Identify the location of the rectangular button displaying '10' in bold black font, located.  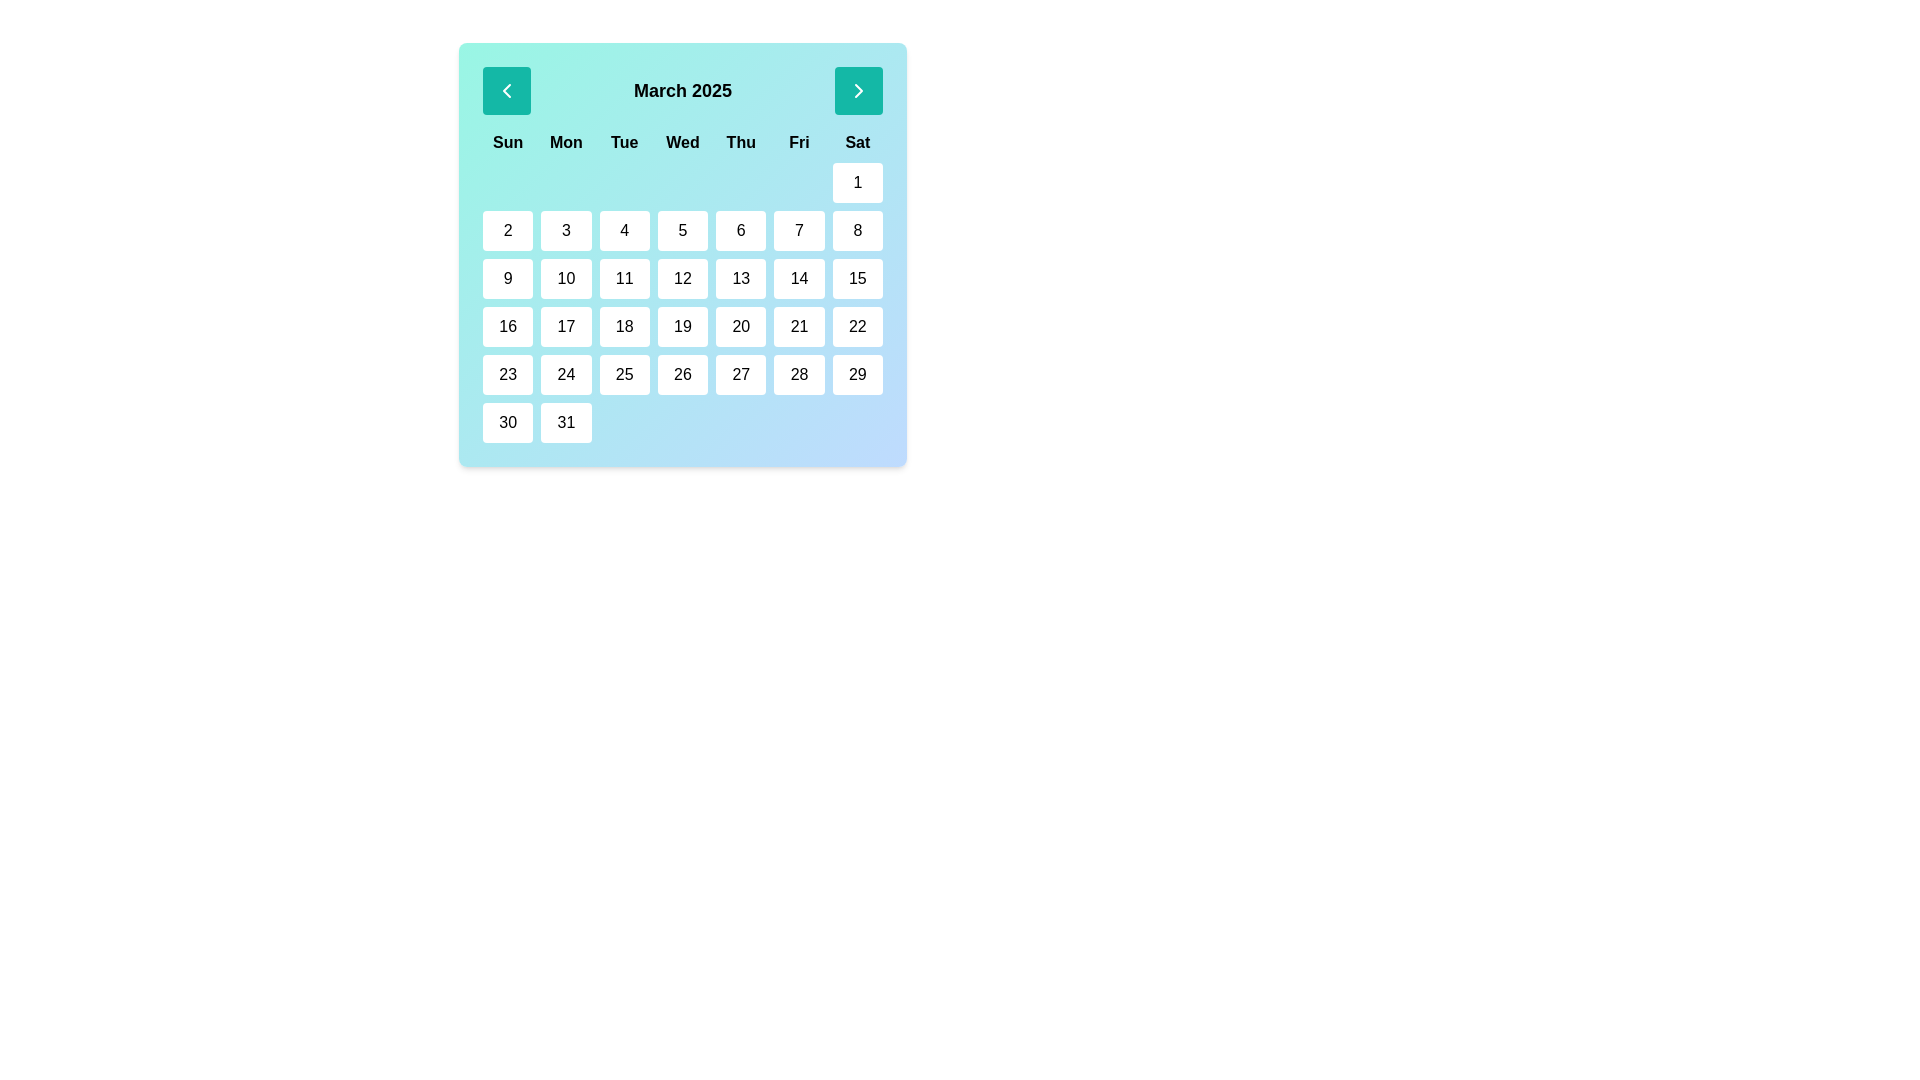
(565, 278).